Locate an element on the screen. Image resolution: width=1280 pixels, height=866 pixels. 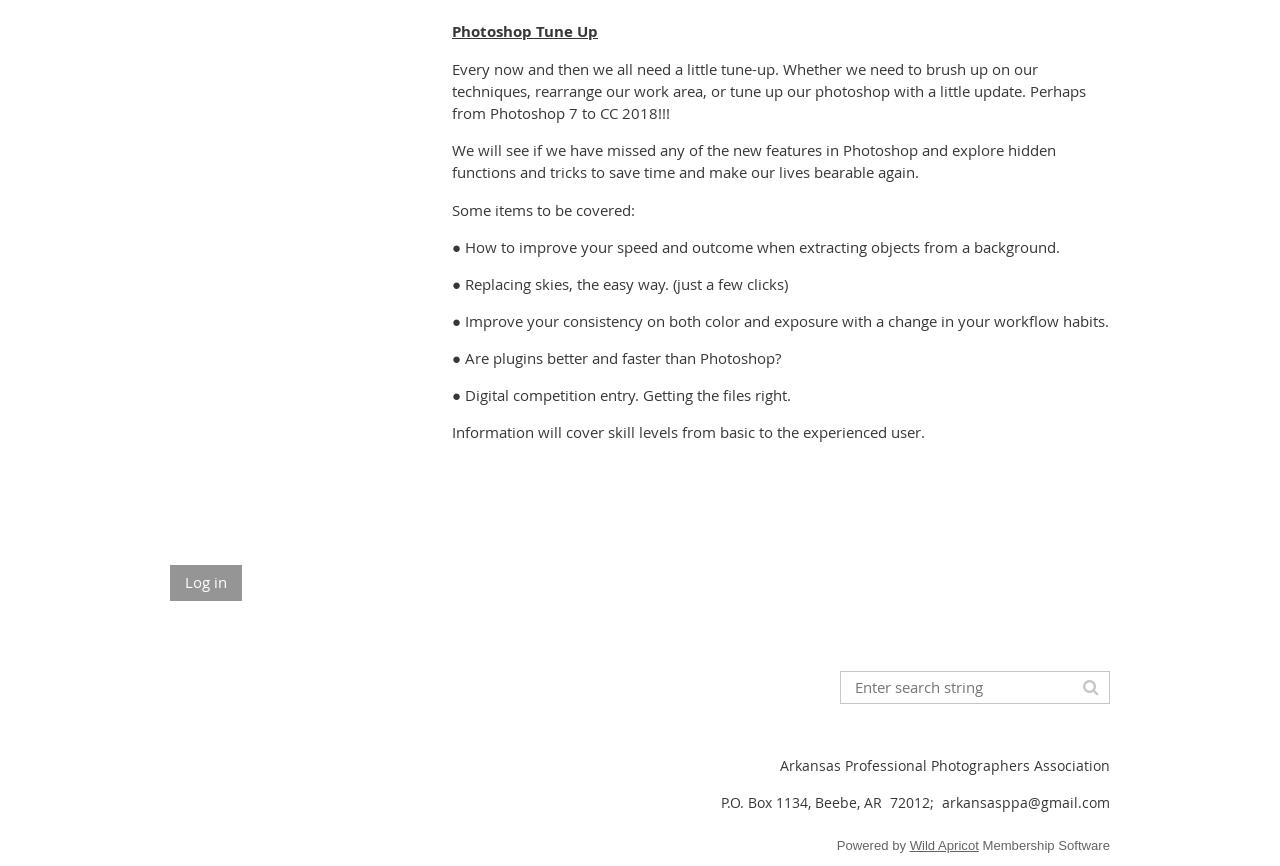
'P.O. Box 1134, Beebe, AR  72012;  arkansasppa@gmail.com' is located at coordinates (914, 801).